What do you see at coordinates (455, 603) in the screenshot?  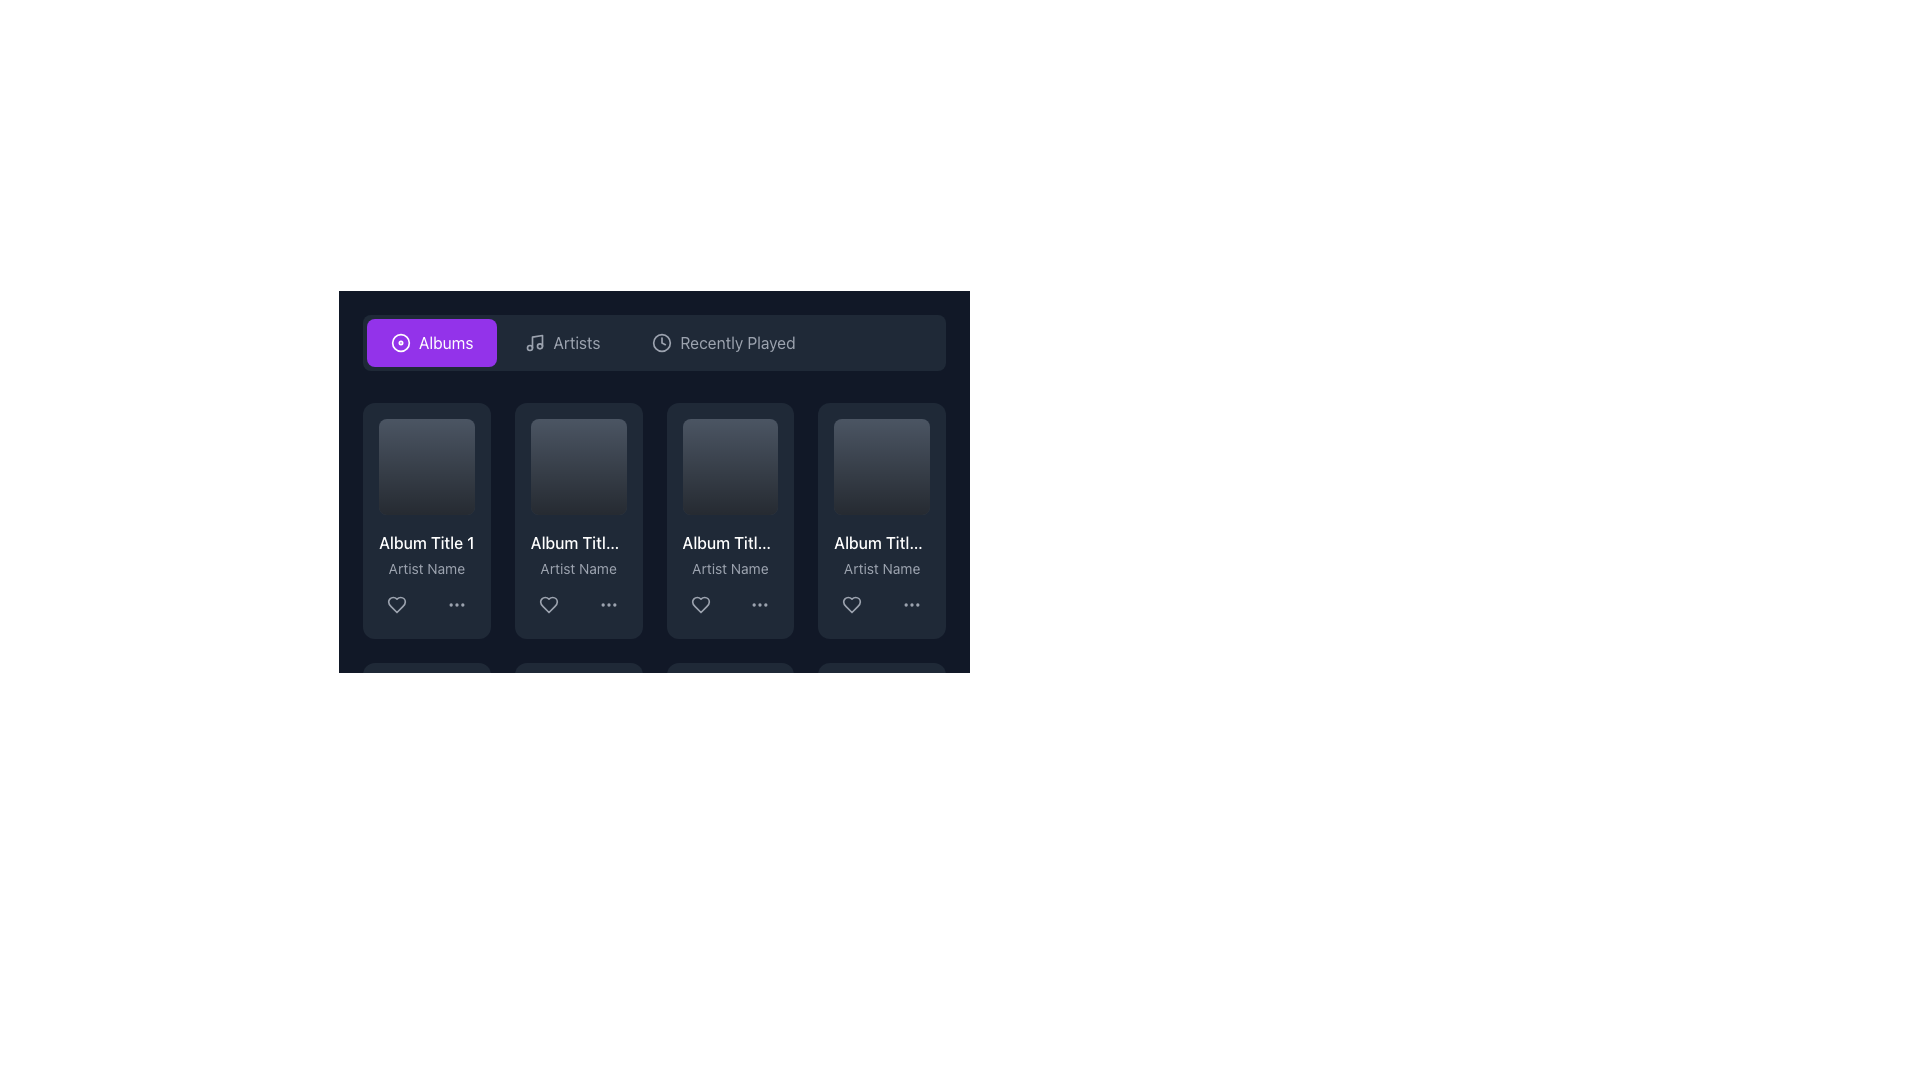 I see `the contextual menu button located in the bottom-right corner of the first album card` at bounding box center [455, 603].